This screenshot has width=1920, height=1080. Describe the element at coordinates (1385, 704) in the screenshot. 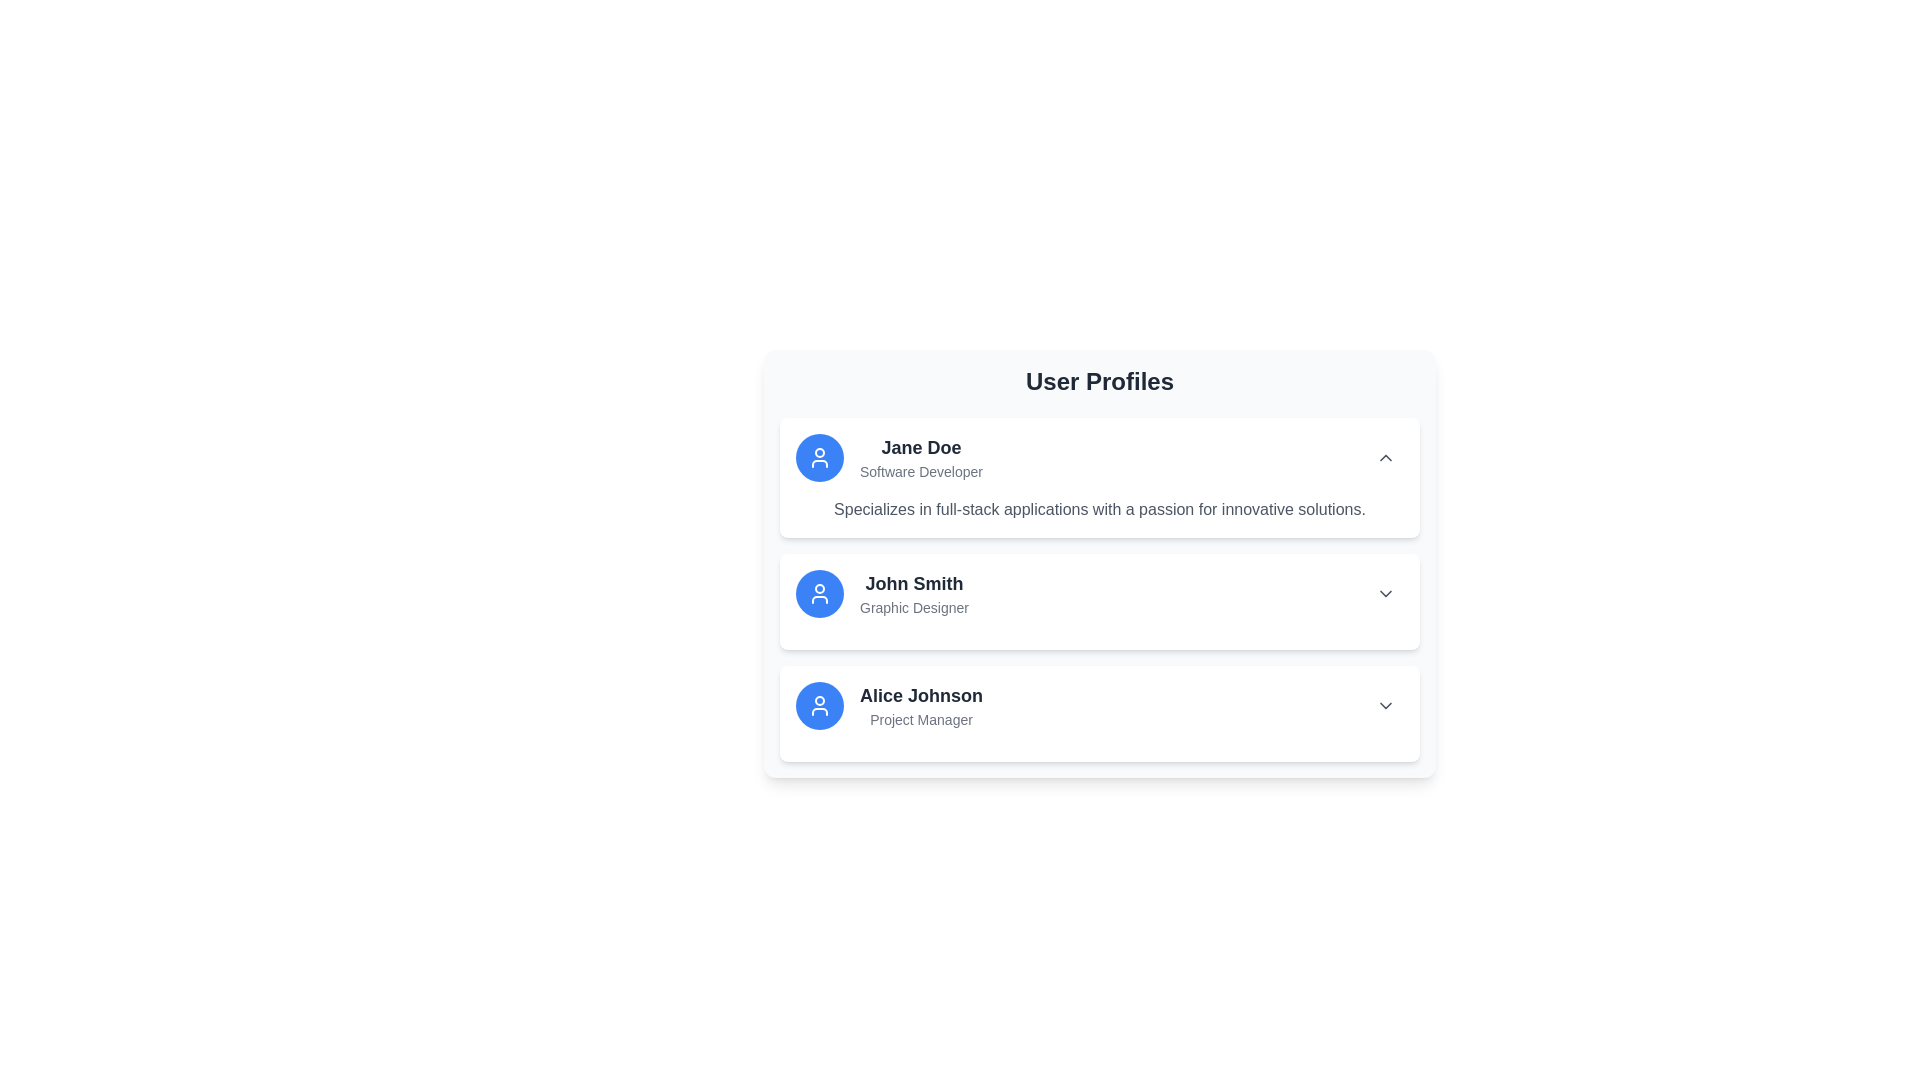

I see `the button located at the top-right corner of the 'Alice Johnson - Project Manager' profile card` at that location.